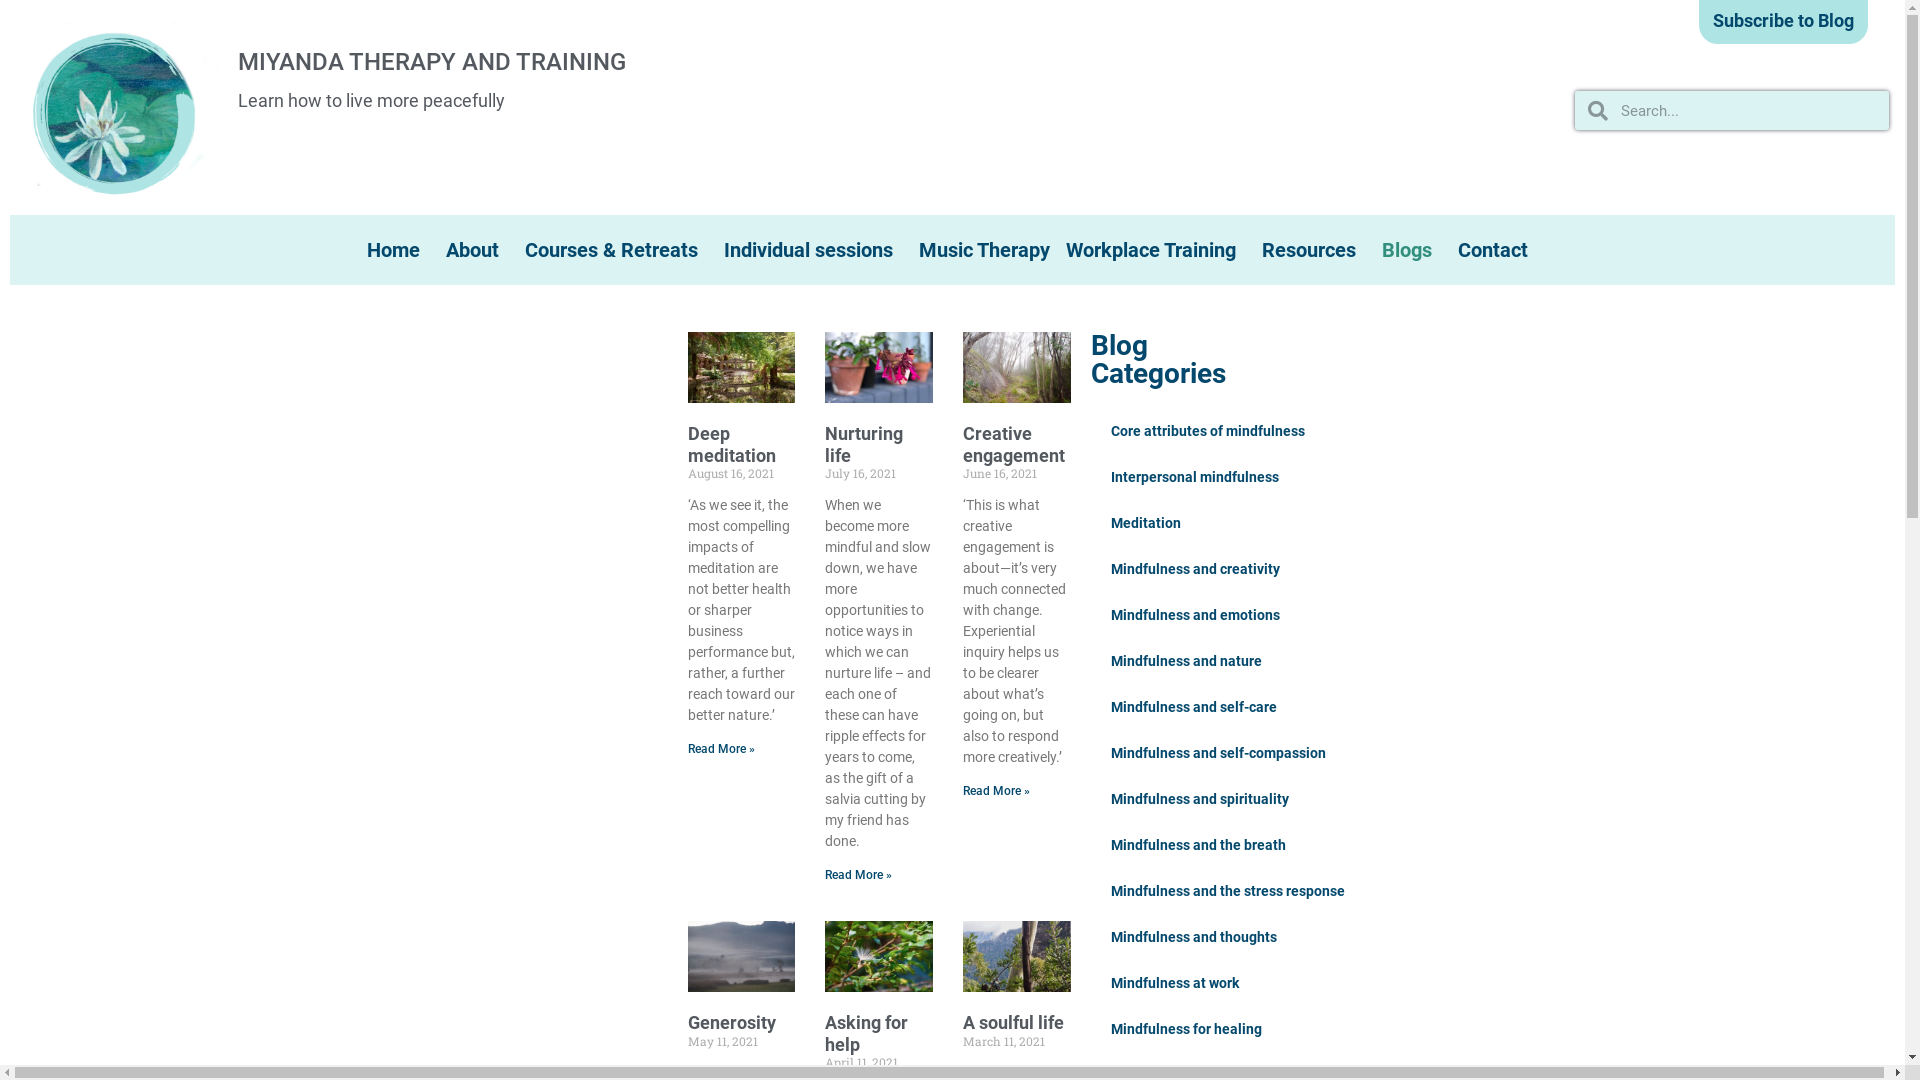 Image resolution: width=1920 pixels, height=1080 pixels. Describe the element at coordinates (1200, 797) in the screenshot. I see `'Mindfulness and spirituality'` at that location.